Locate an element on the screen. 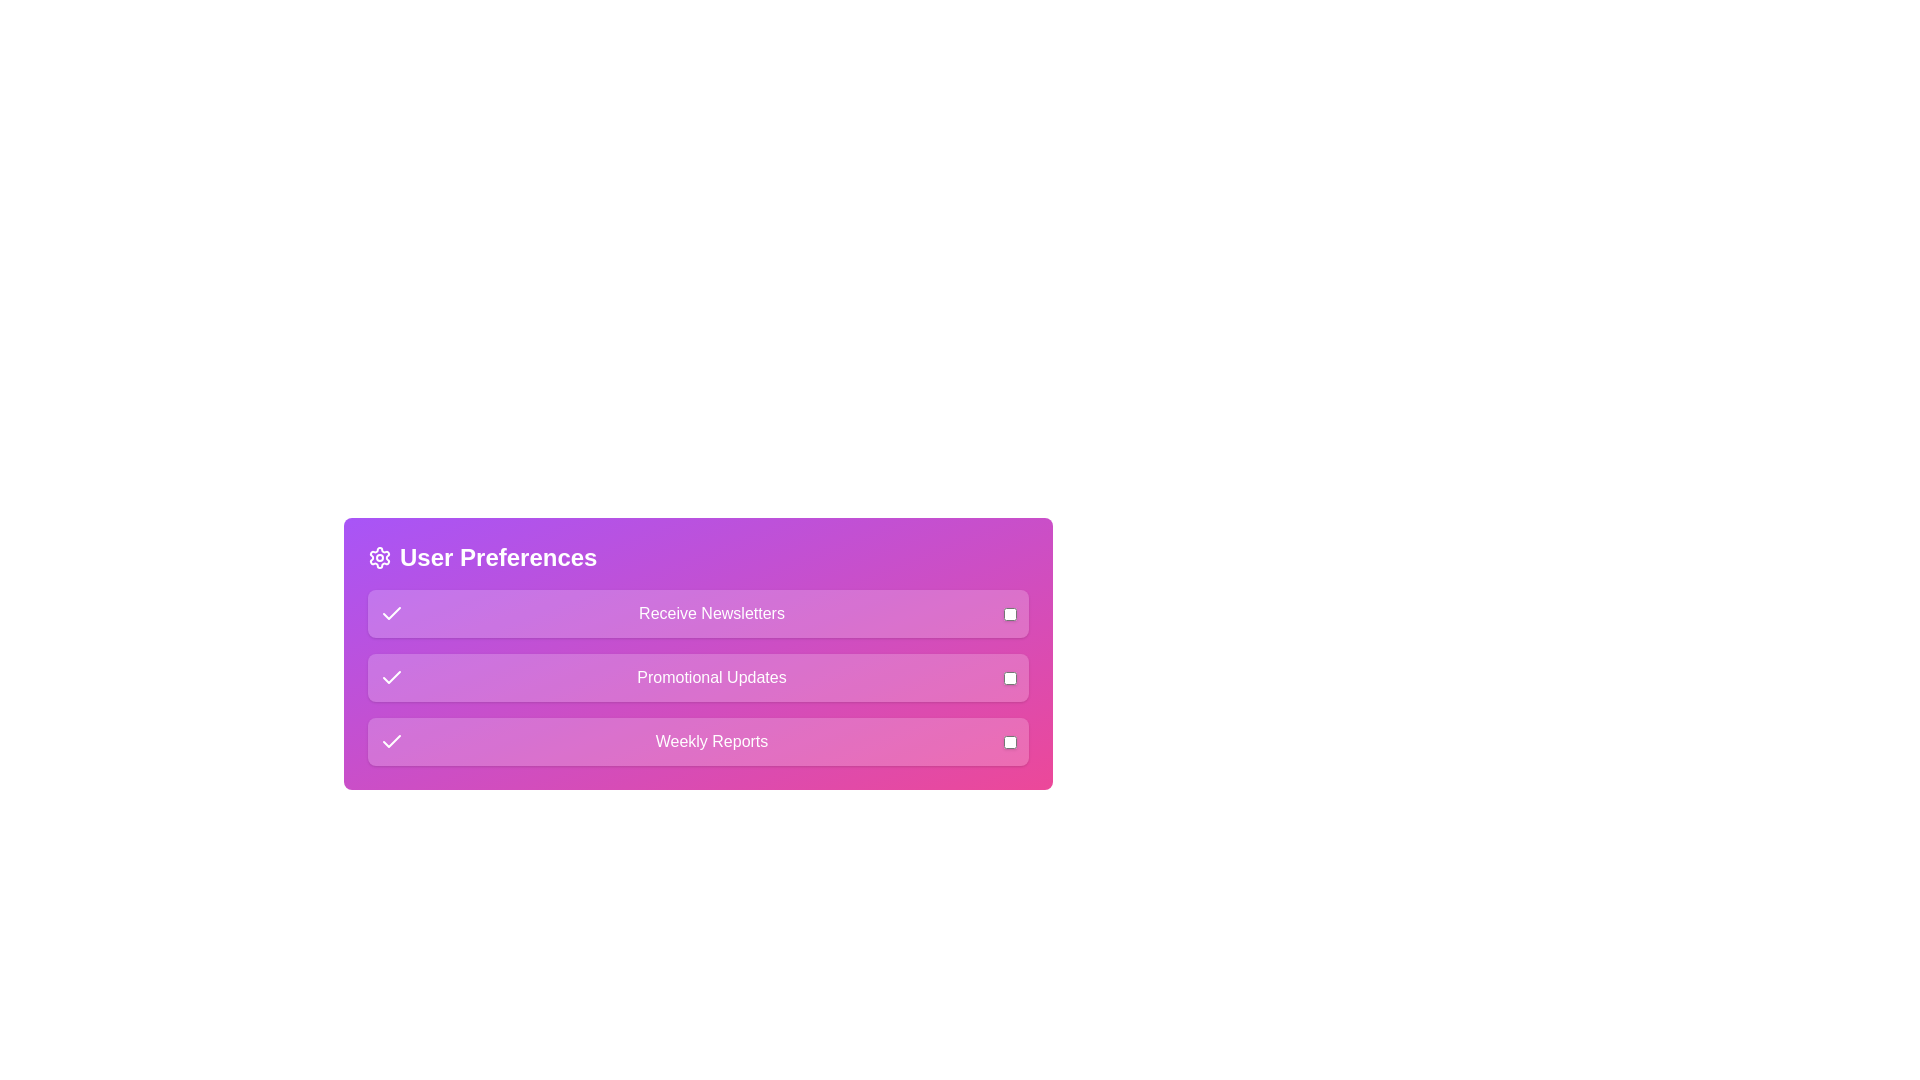  the 'User Preferences' title is located at coordinates (698, 558).